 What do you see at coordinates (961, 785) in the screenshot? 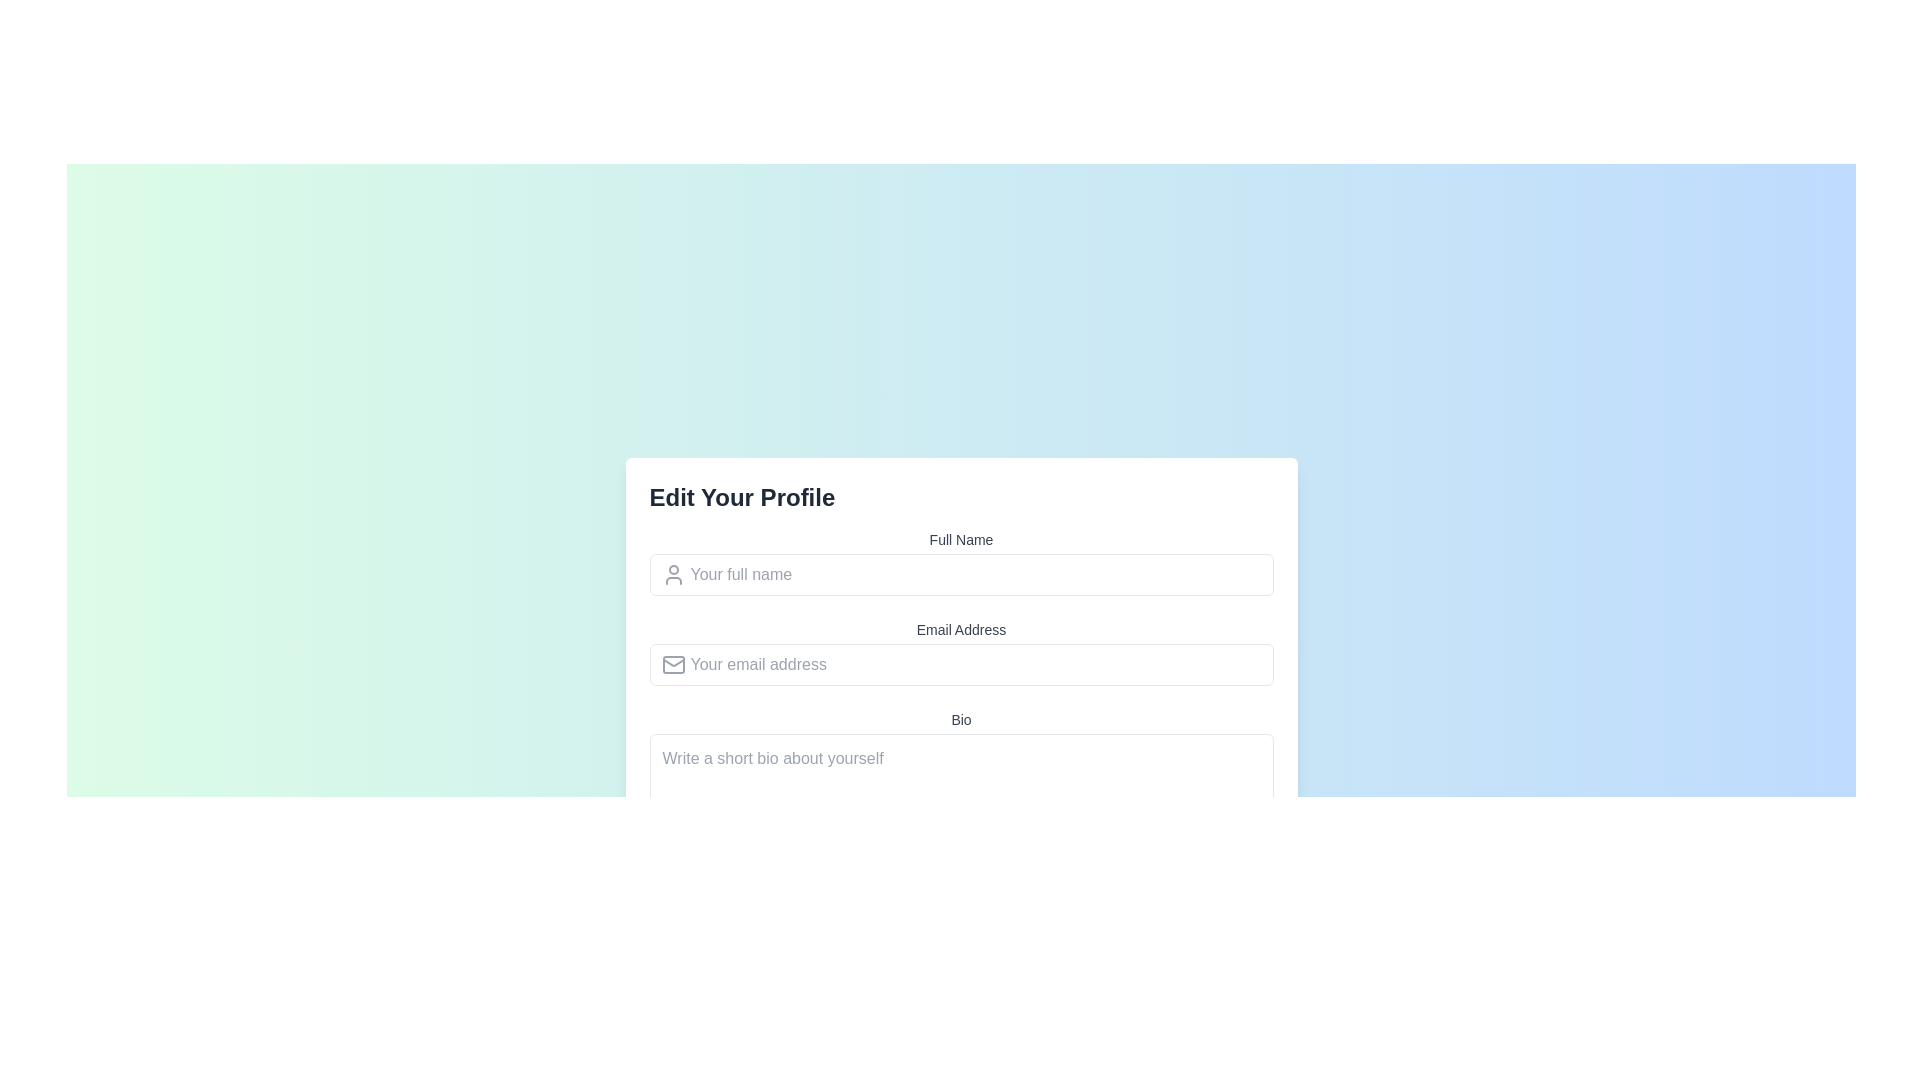
I see `the cursor` at bounding box center [961, 785].